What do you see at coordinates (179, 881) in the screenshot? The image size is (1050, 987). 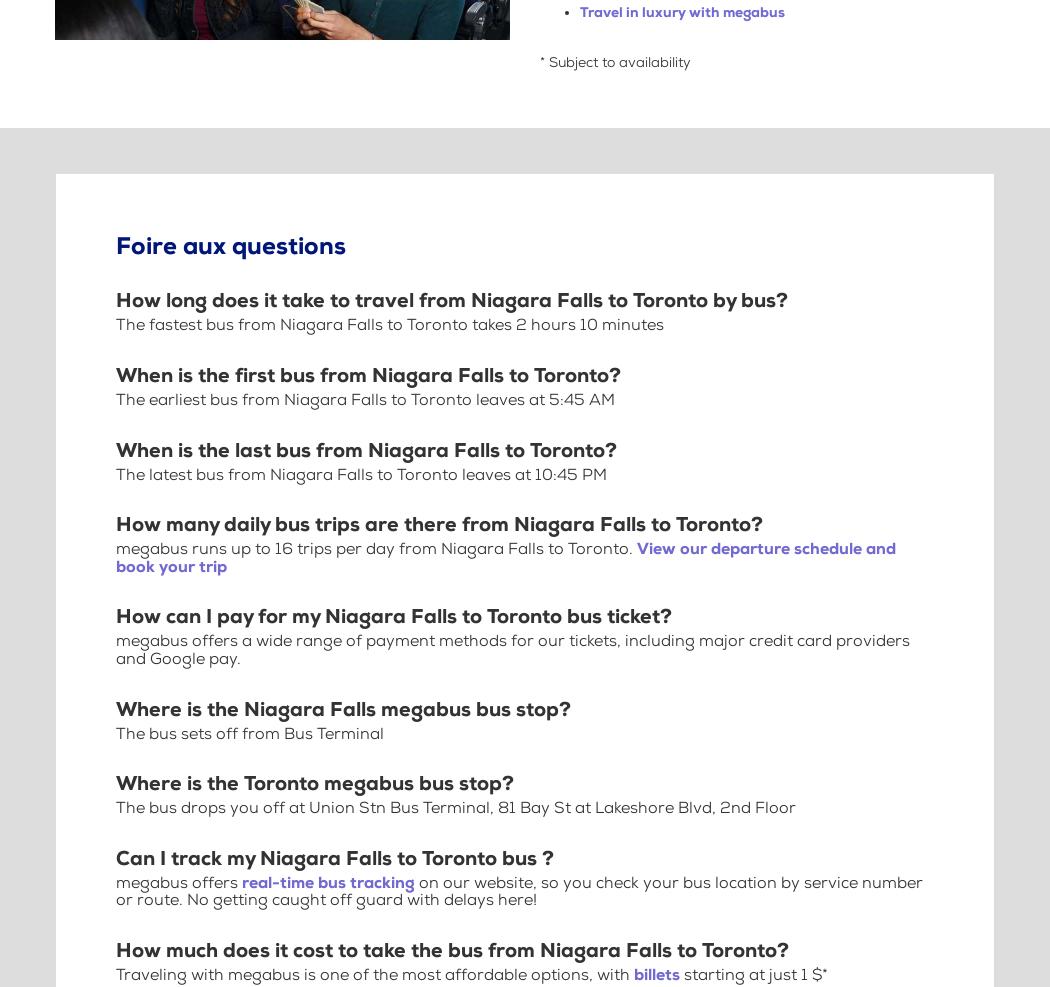 I see `'megabus offers'` at bounding box center [179, 881].